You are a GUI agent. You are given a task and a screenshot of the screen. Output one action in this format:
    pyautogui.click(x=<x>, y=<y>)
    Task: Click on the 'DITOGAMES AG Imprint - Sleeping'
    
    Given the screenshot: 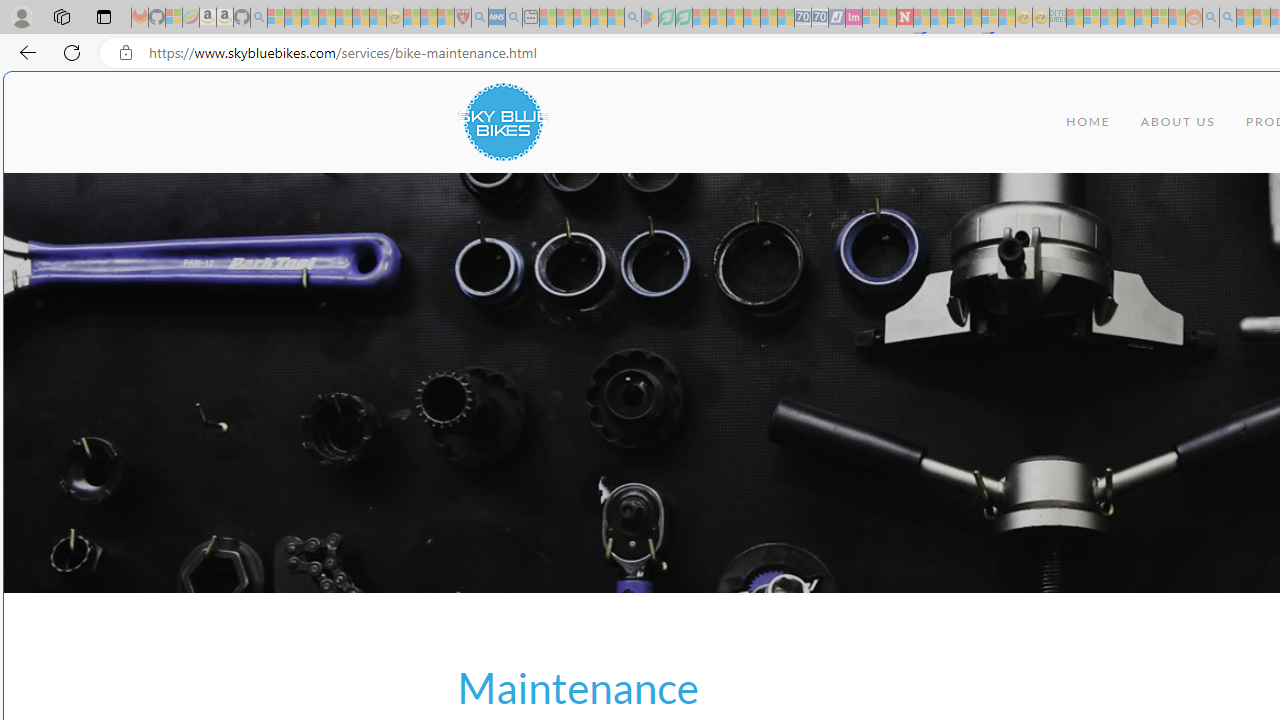 What is the action you would take?
    pyautogui.click(x=1056, y=17)
    